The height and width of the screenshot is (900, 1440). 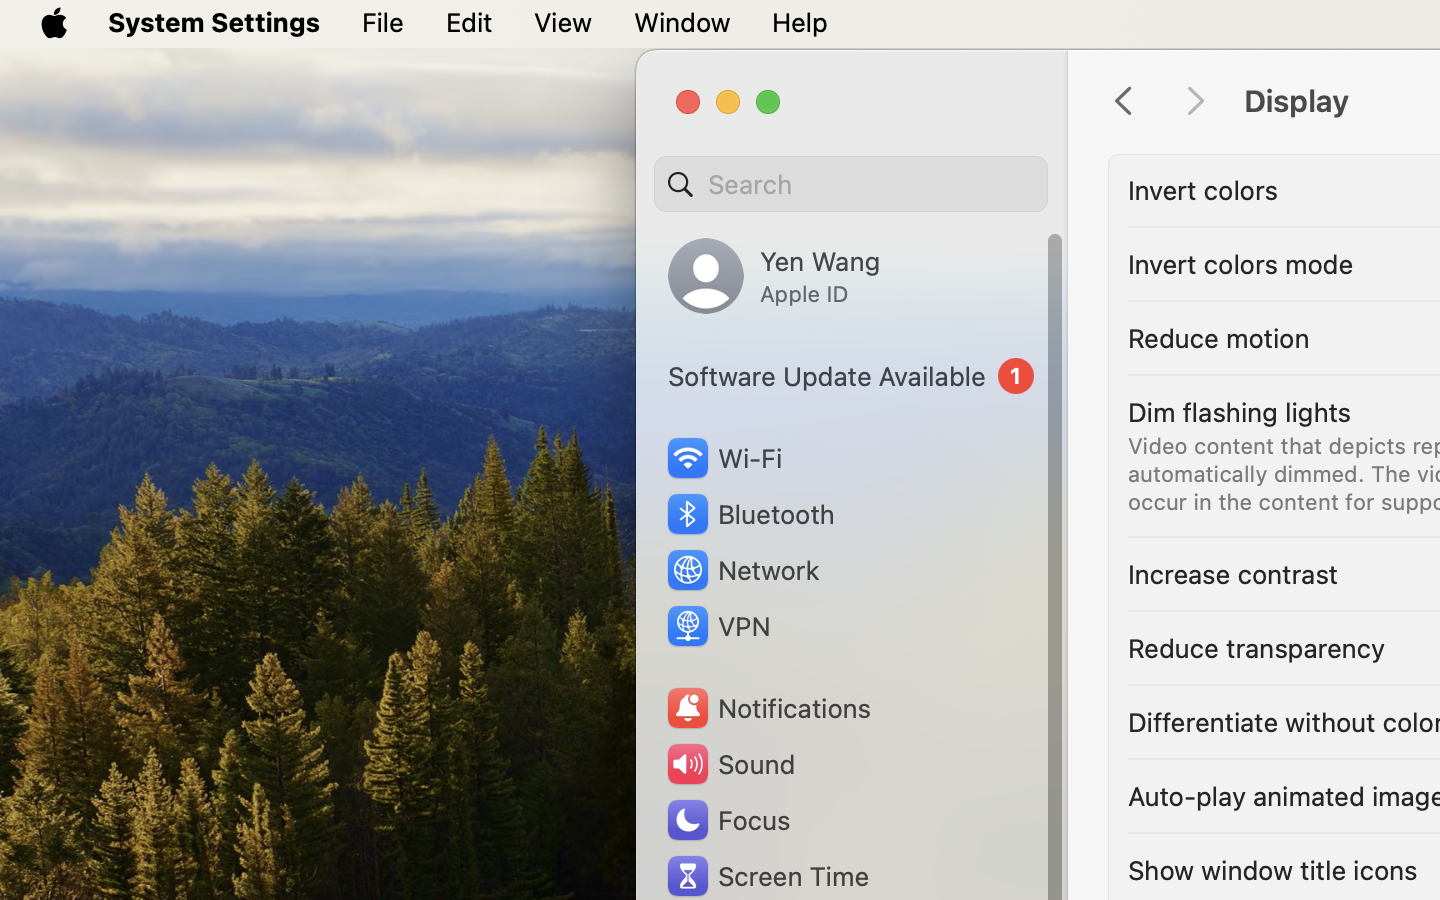 What do you see at coordinates (766, 707) in the screenshot?
I see `'Notifications'` at bounding box center [766, 707].